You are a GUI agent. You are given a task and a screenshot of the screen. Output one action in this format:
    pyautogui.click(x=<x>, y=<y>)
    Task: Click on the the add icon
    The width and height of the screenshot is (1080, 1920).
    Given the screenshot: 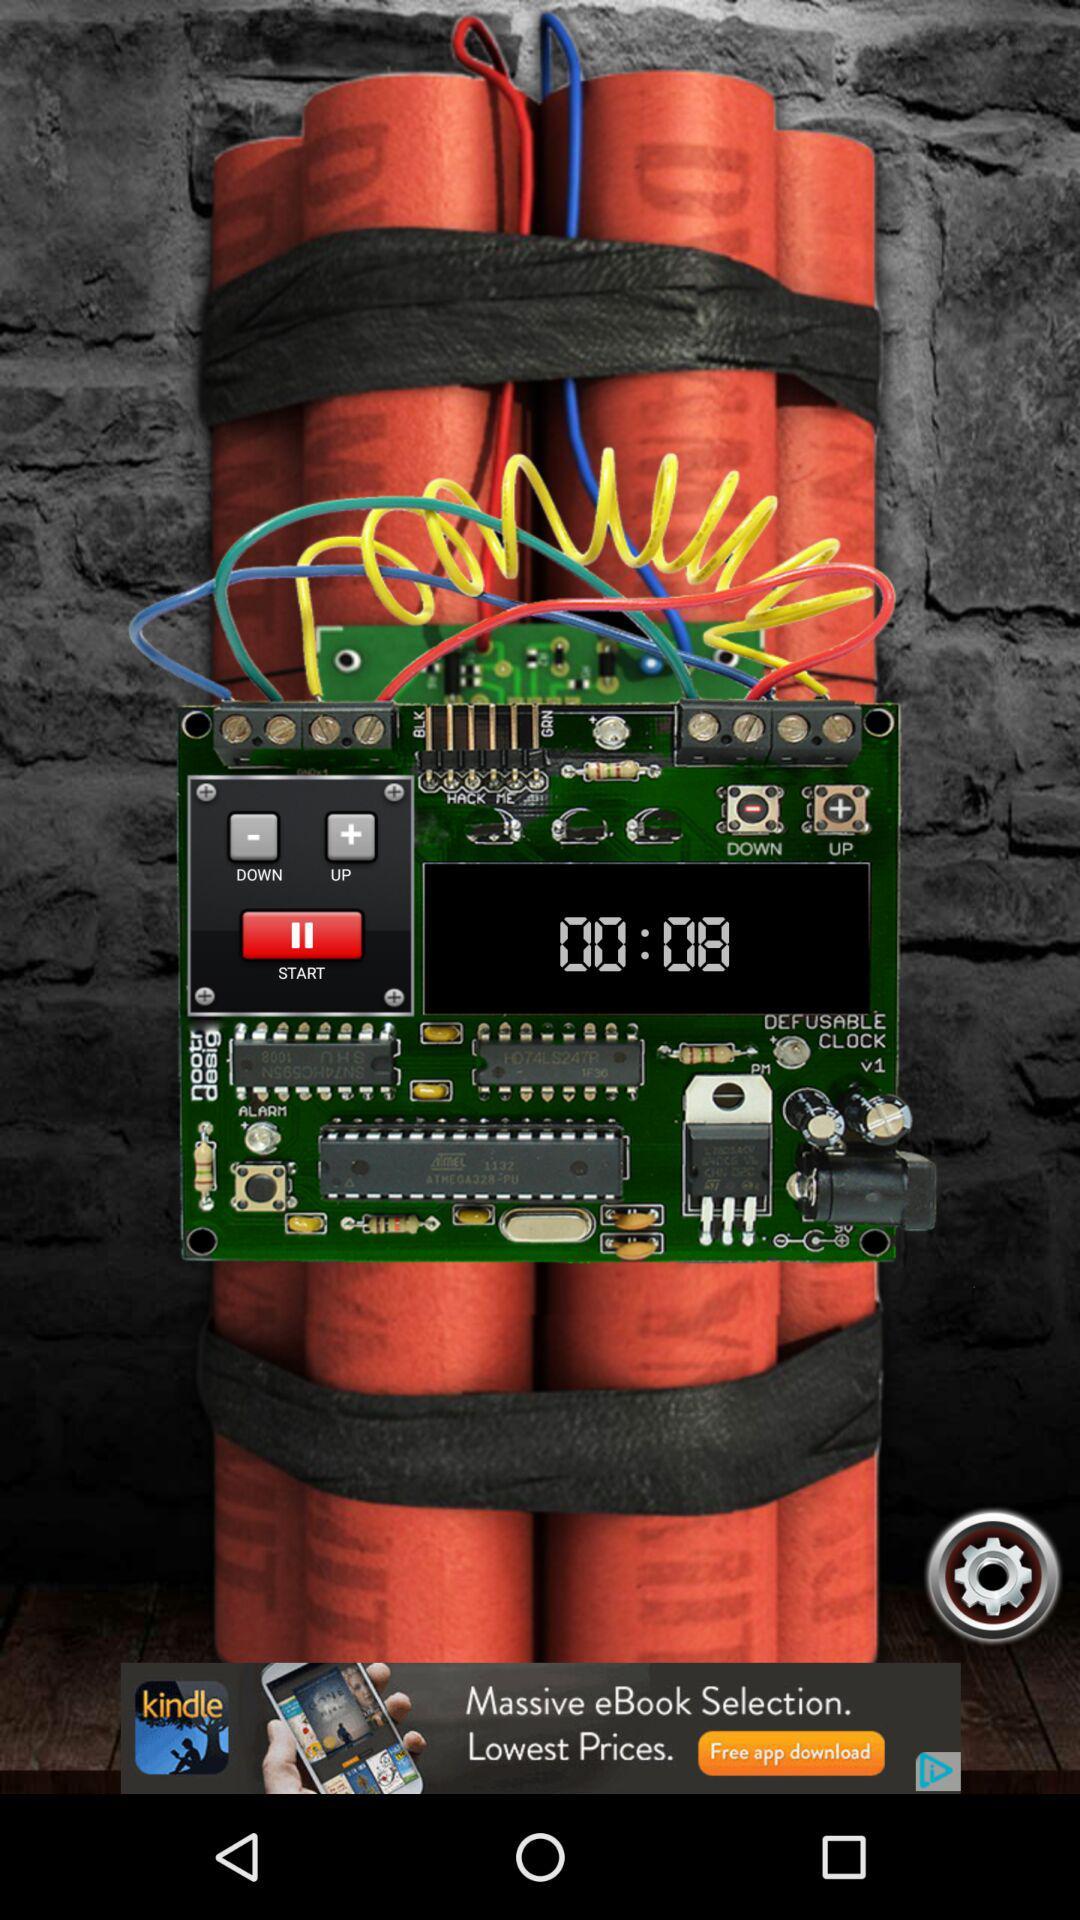 What is the action you would take?
    pyautogui.click(x=350, y=899)
    